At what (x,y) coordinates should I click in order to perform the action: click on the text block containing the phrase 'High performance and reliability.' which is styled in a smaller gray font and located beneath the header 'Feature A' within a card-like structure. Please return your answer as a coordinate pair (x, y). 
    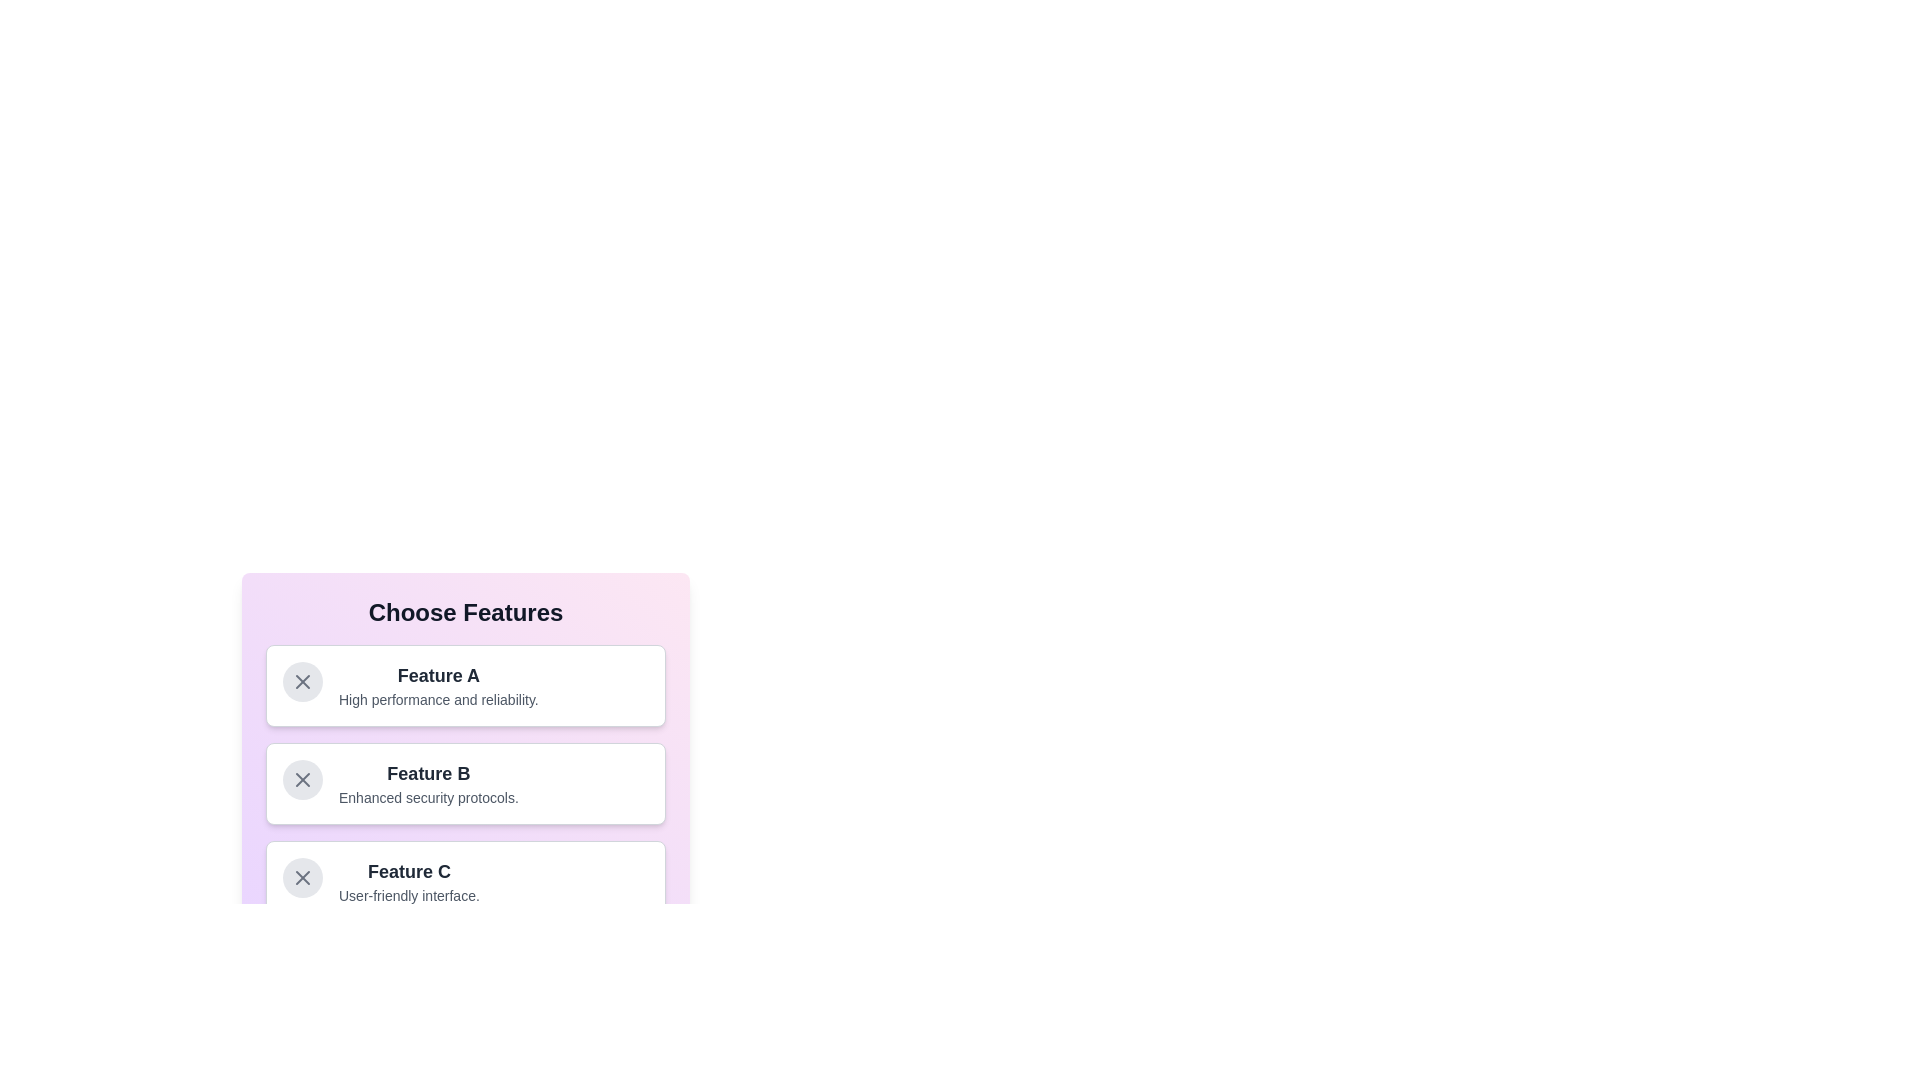
    Looking at the image, I should click on (437, 698).